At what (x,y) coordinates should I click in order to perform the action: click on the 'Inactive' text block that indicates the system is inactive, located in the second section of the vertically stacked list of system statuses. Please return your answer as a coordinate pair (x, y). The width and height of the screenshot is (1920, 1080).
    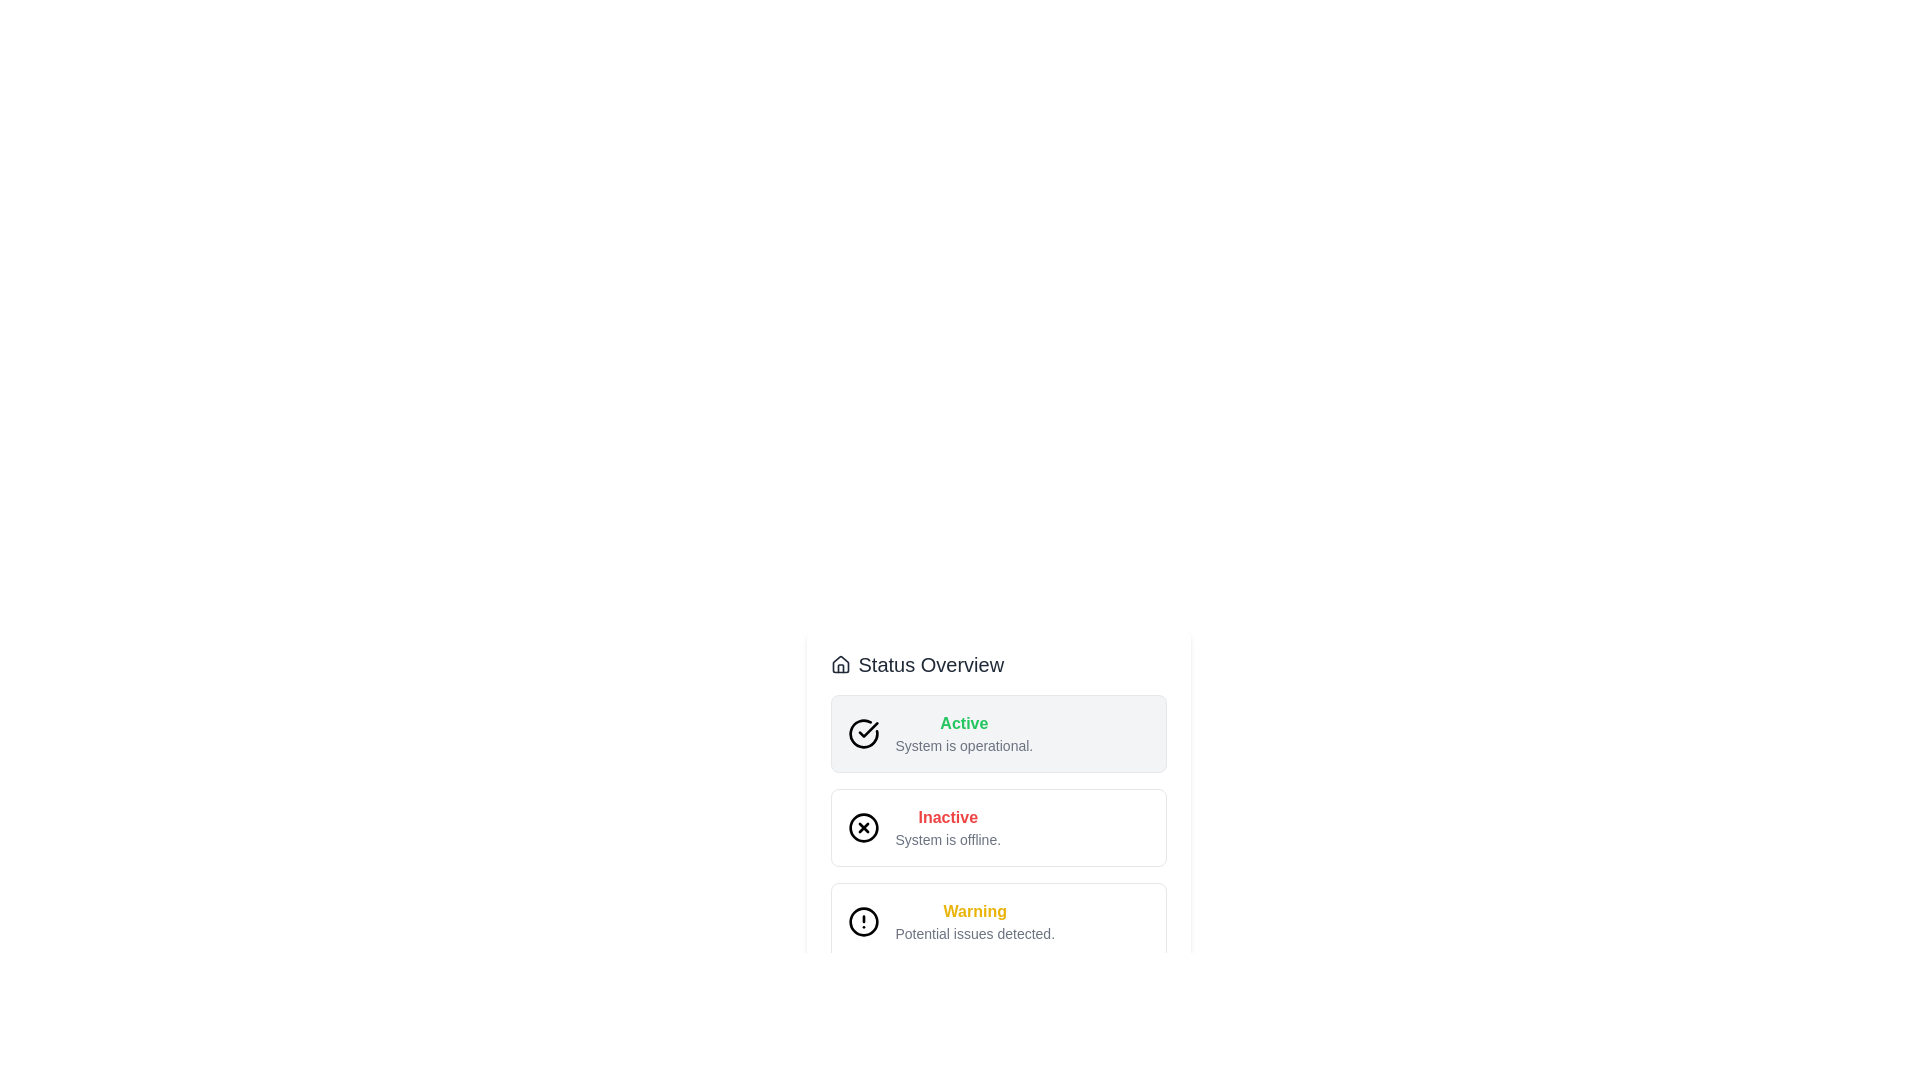
    Looking at the image, I should click on (947, 828).